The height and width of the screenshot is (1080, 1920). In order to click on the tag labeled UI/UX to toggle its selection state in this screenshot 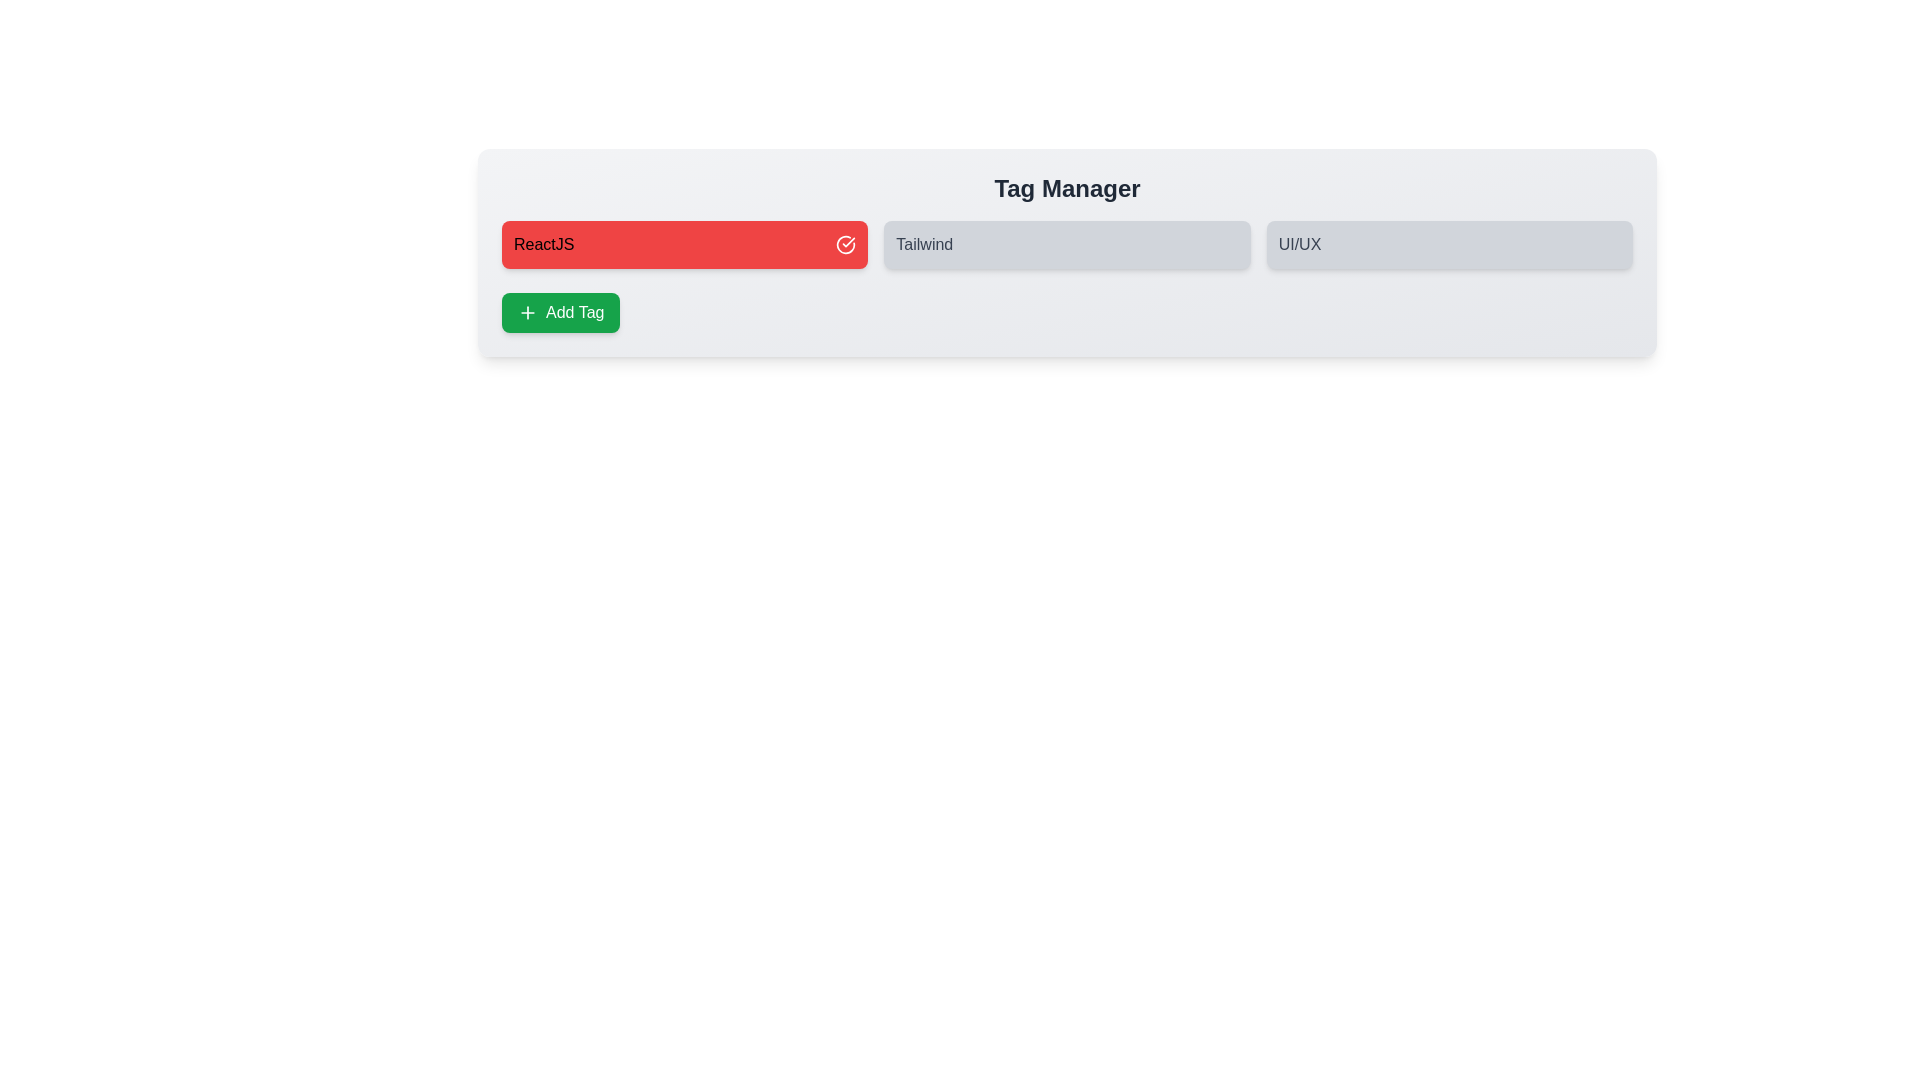, I will do `click(1449, 244)`.